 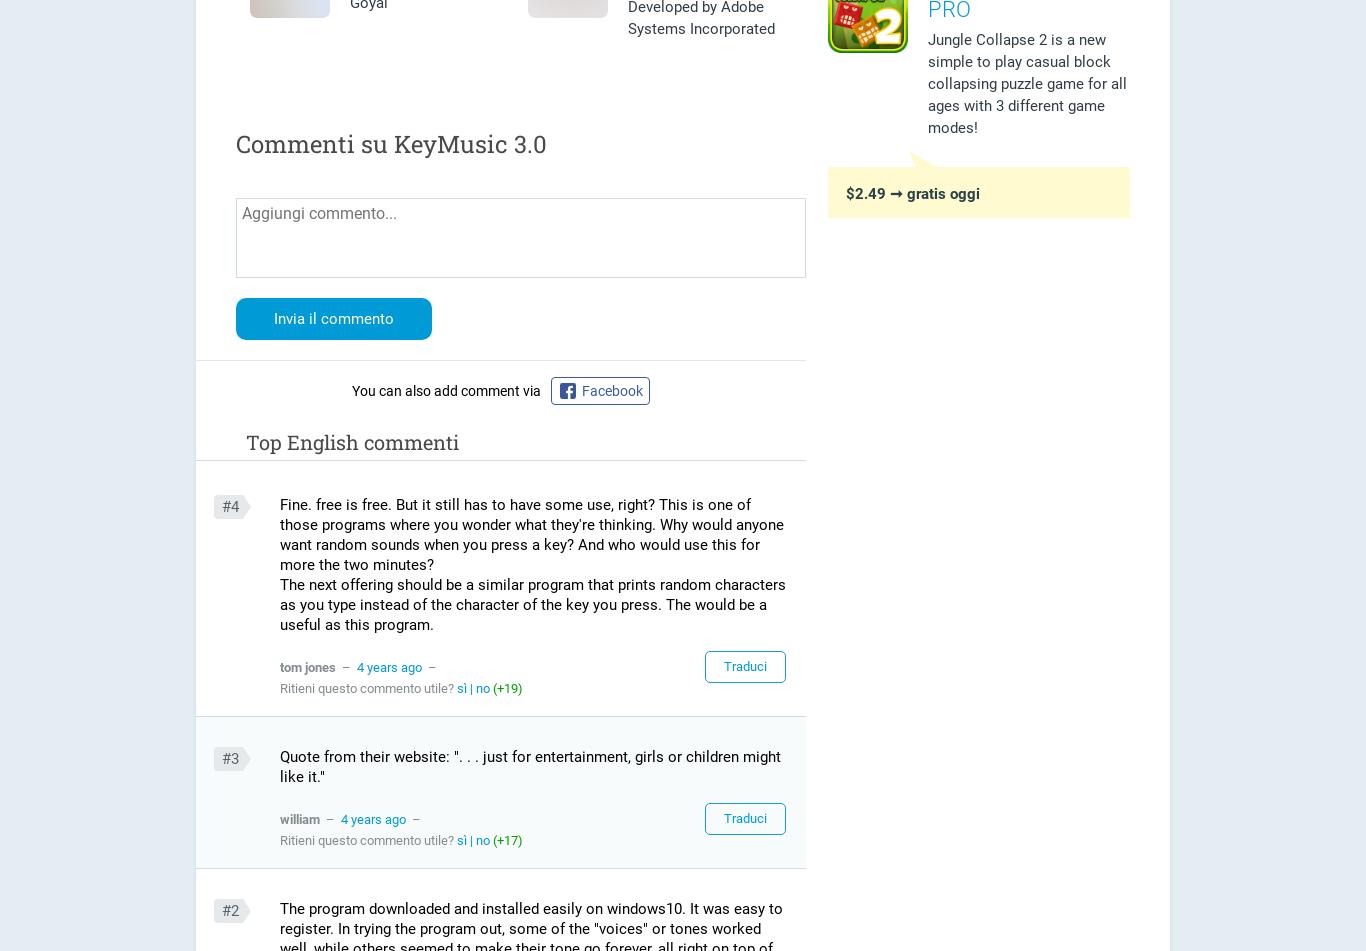 I want to click on 'Fine. free is free. But it still has to have some use, right? This is one of those programs where you wonder what they're thinking. Why would anyone want random sounds when you press a key? And who would use this for more the two minutes?', so click(x=280, y=534).